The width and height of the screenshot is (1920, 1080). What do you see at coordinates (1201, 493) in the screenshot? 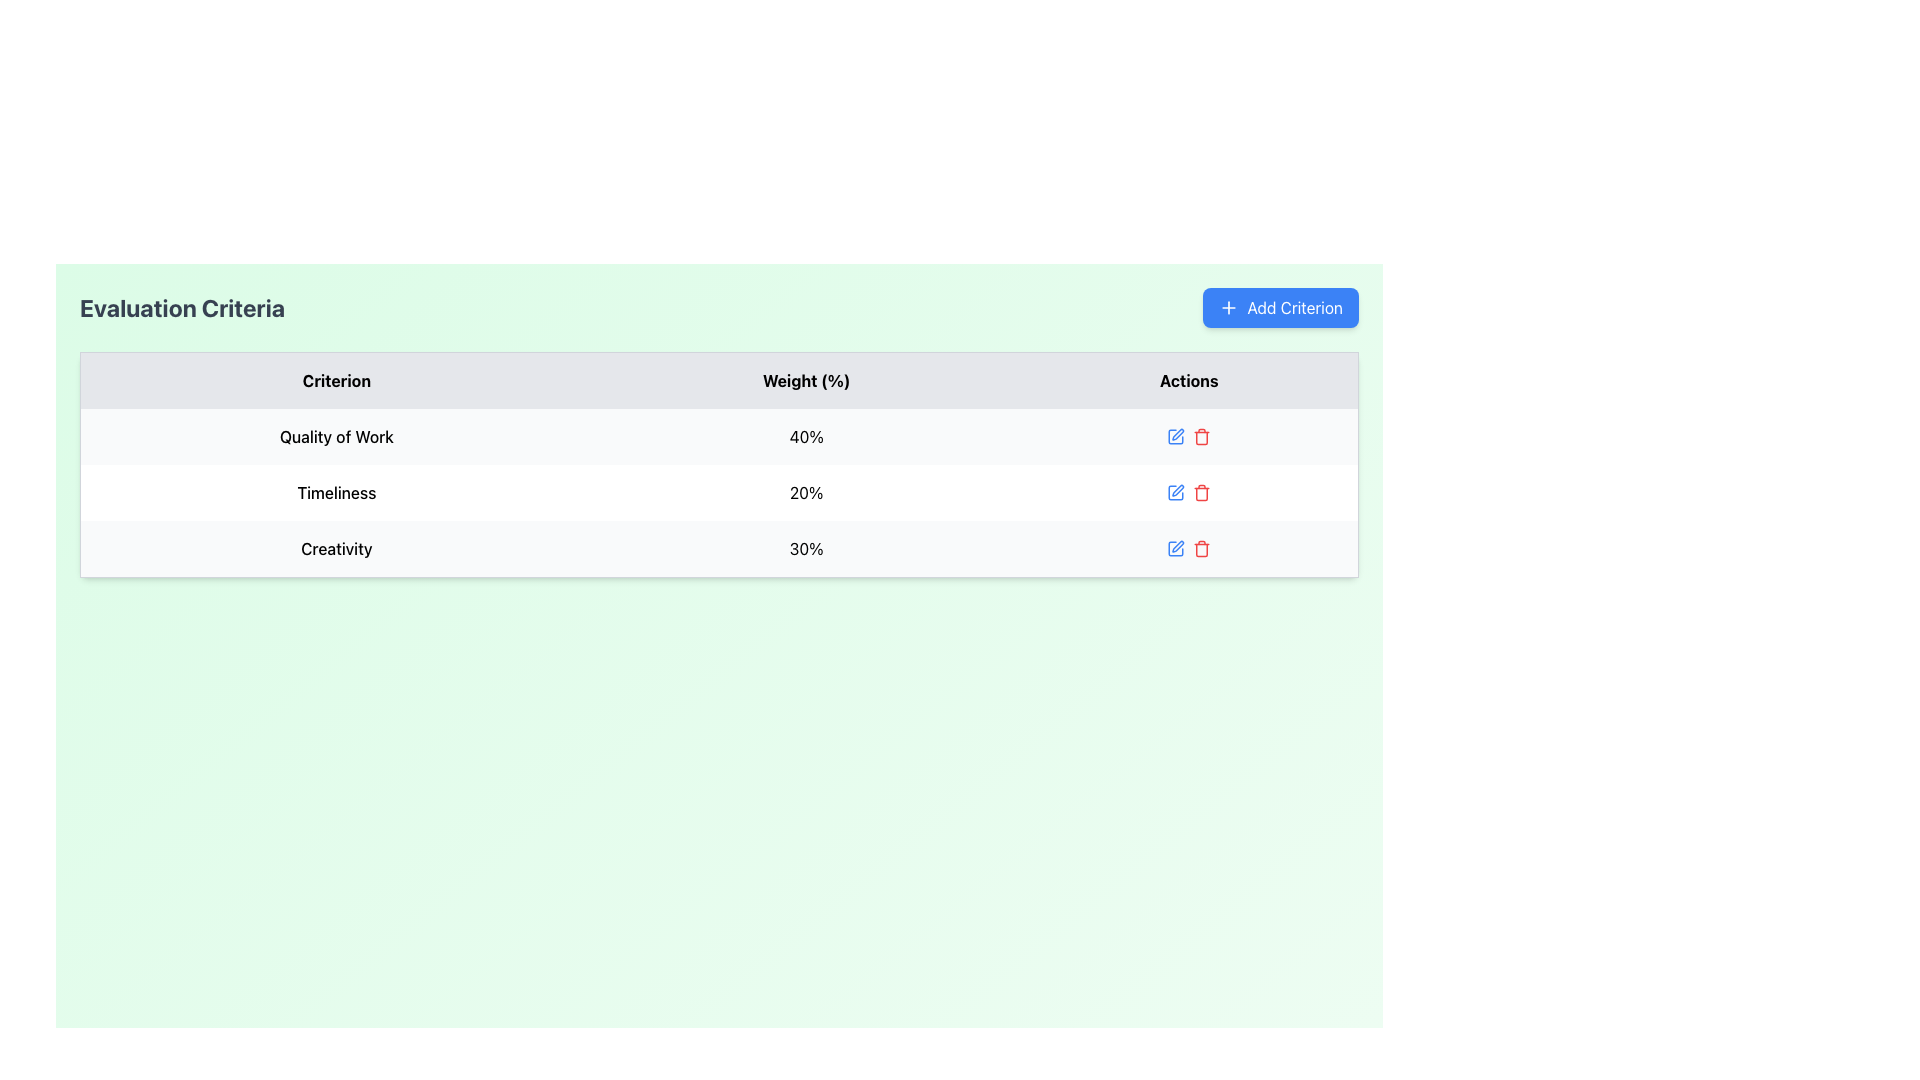
I see `the delete icon in the 'Actions' column of the second row of the table, associated with the 'Timeliness' criterion` at bounding box center [1201, 493].